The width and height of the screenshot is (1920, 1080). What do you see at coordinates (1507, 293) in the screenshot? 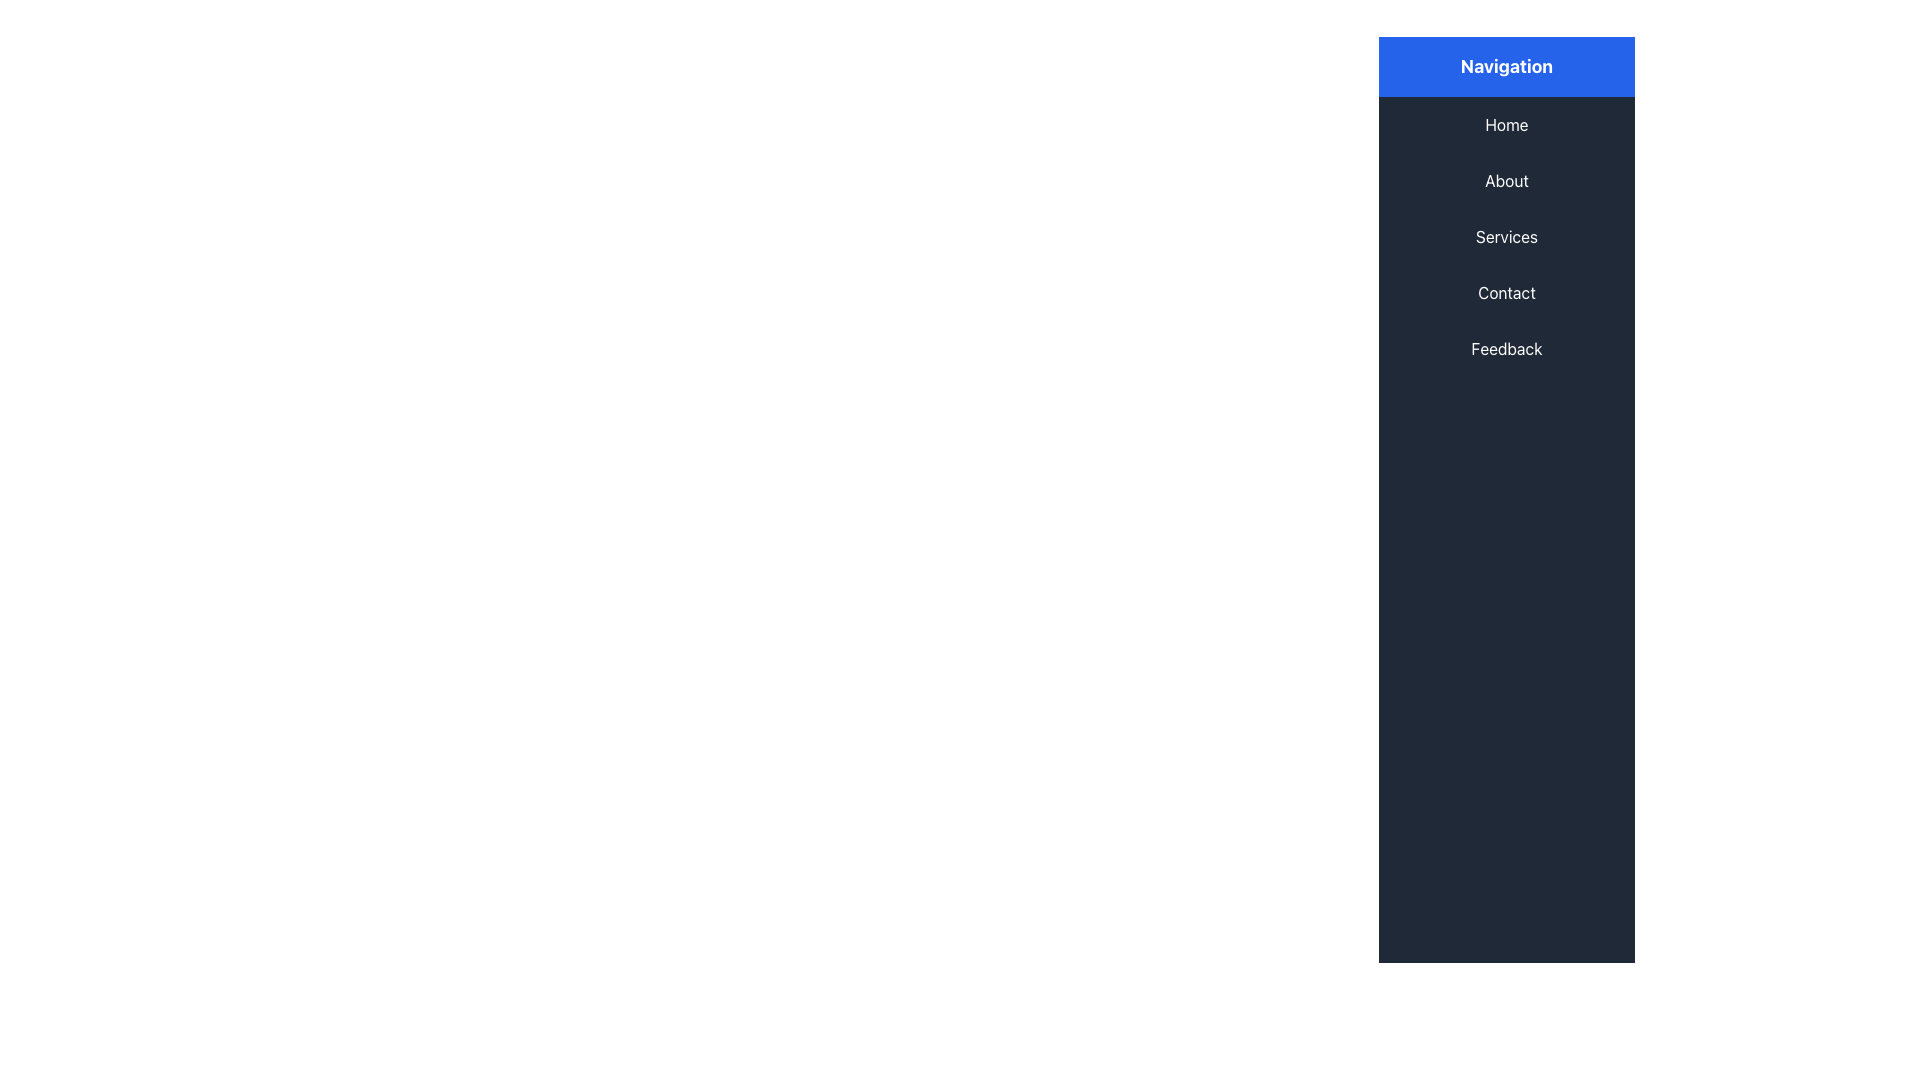
I see `the 'Contact' navigation item, which is the fourth item in the vertical list of navigation options` at bounding box center [1507, 293].